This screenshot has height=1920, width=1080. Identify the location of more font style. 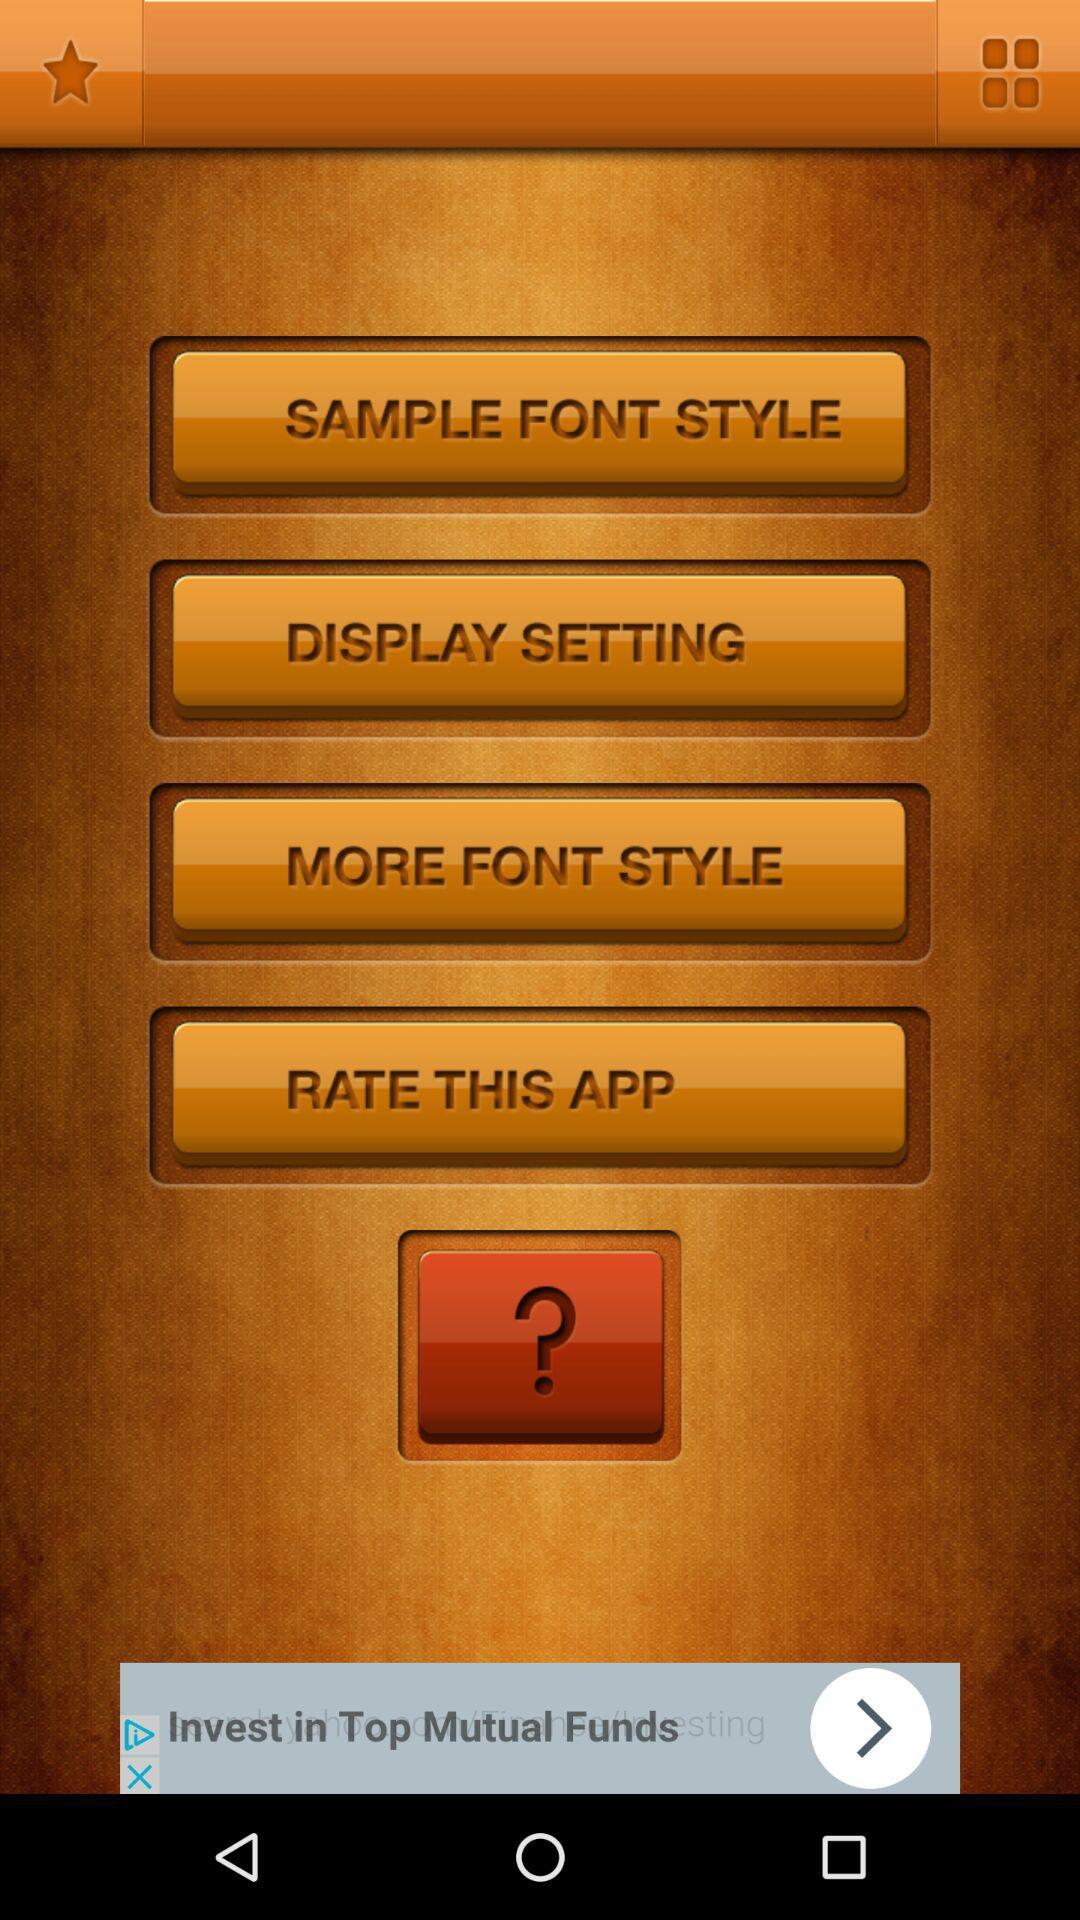
(540, 874).